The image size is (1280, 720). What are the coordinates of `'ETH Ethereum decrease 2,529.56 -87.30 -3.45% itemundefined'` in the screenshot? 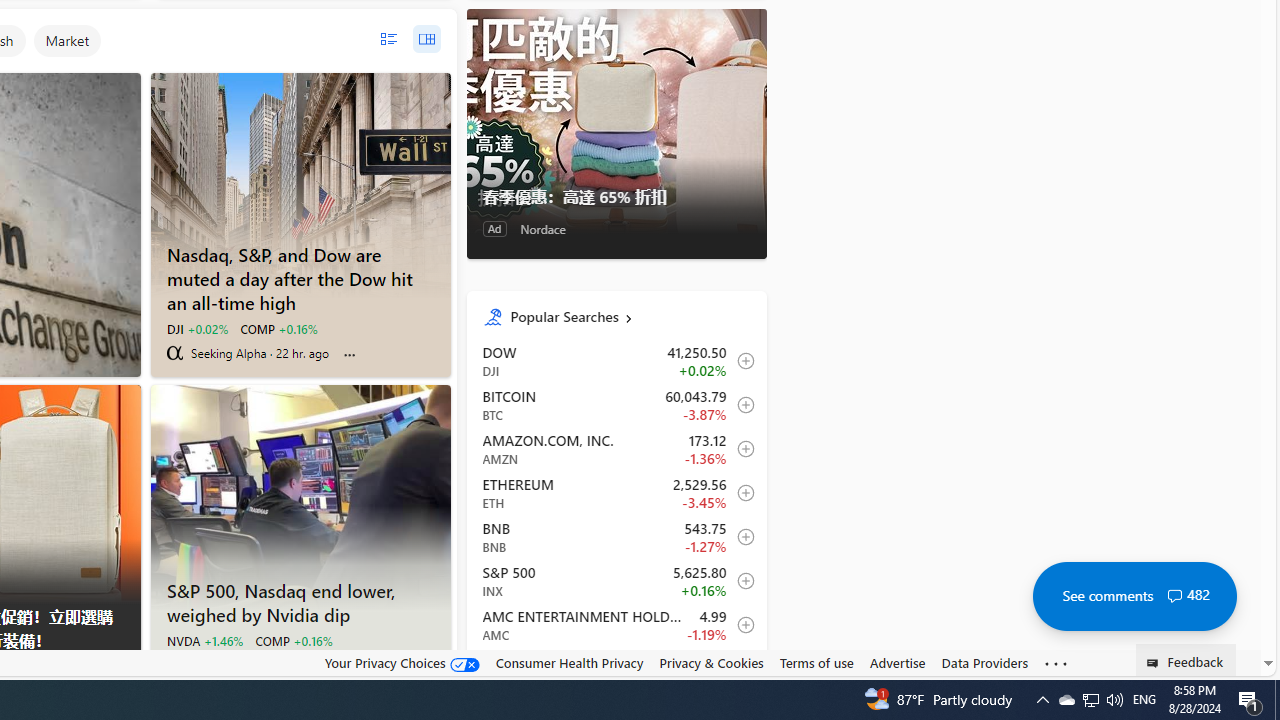 It's located at (615, 492).